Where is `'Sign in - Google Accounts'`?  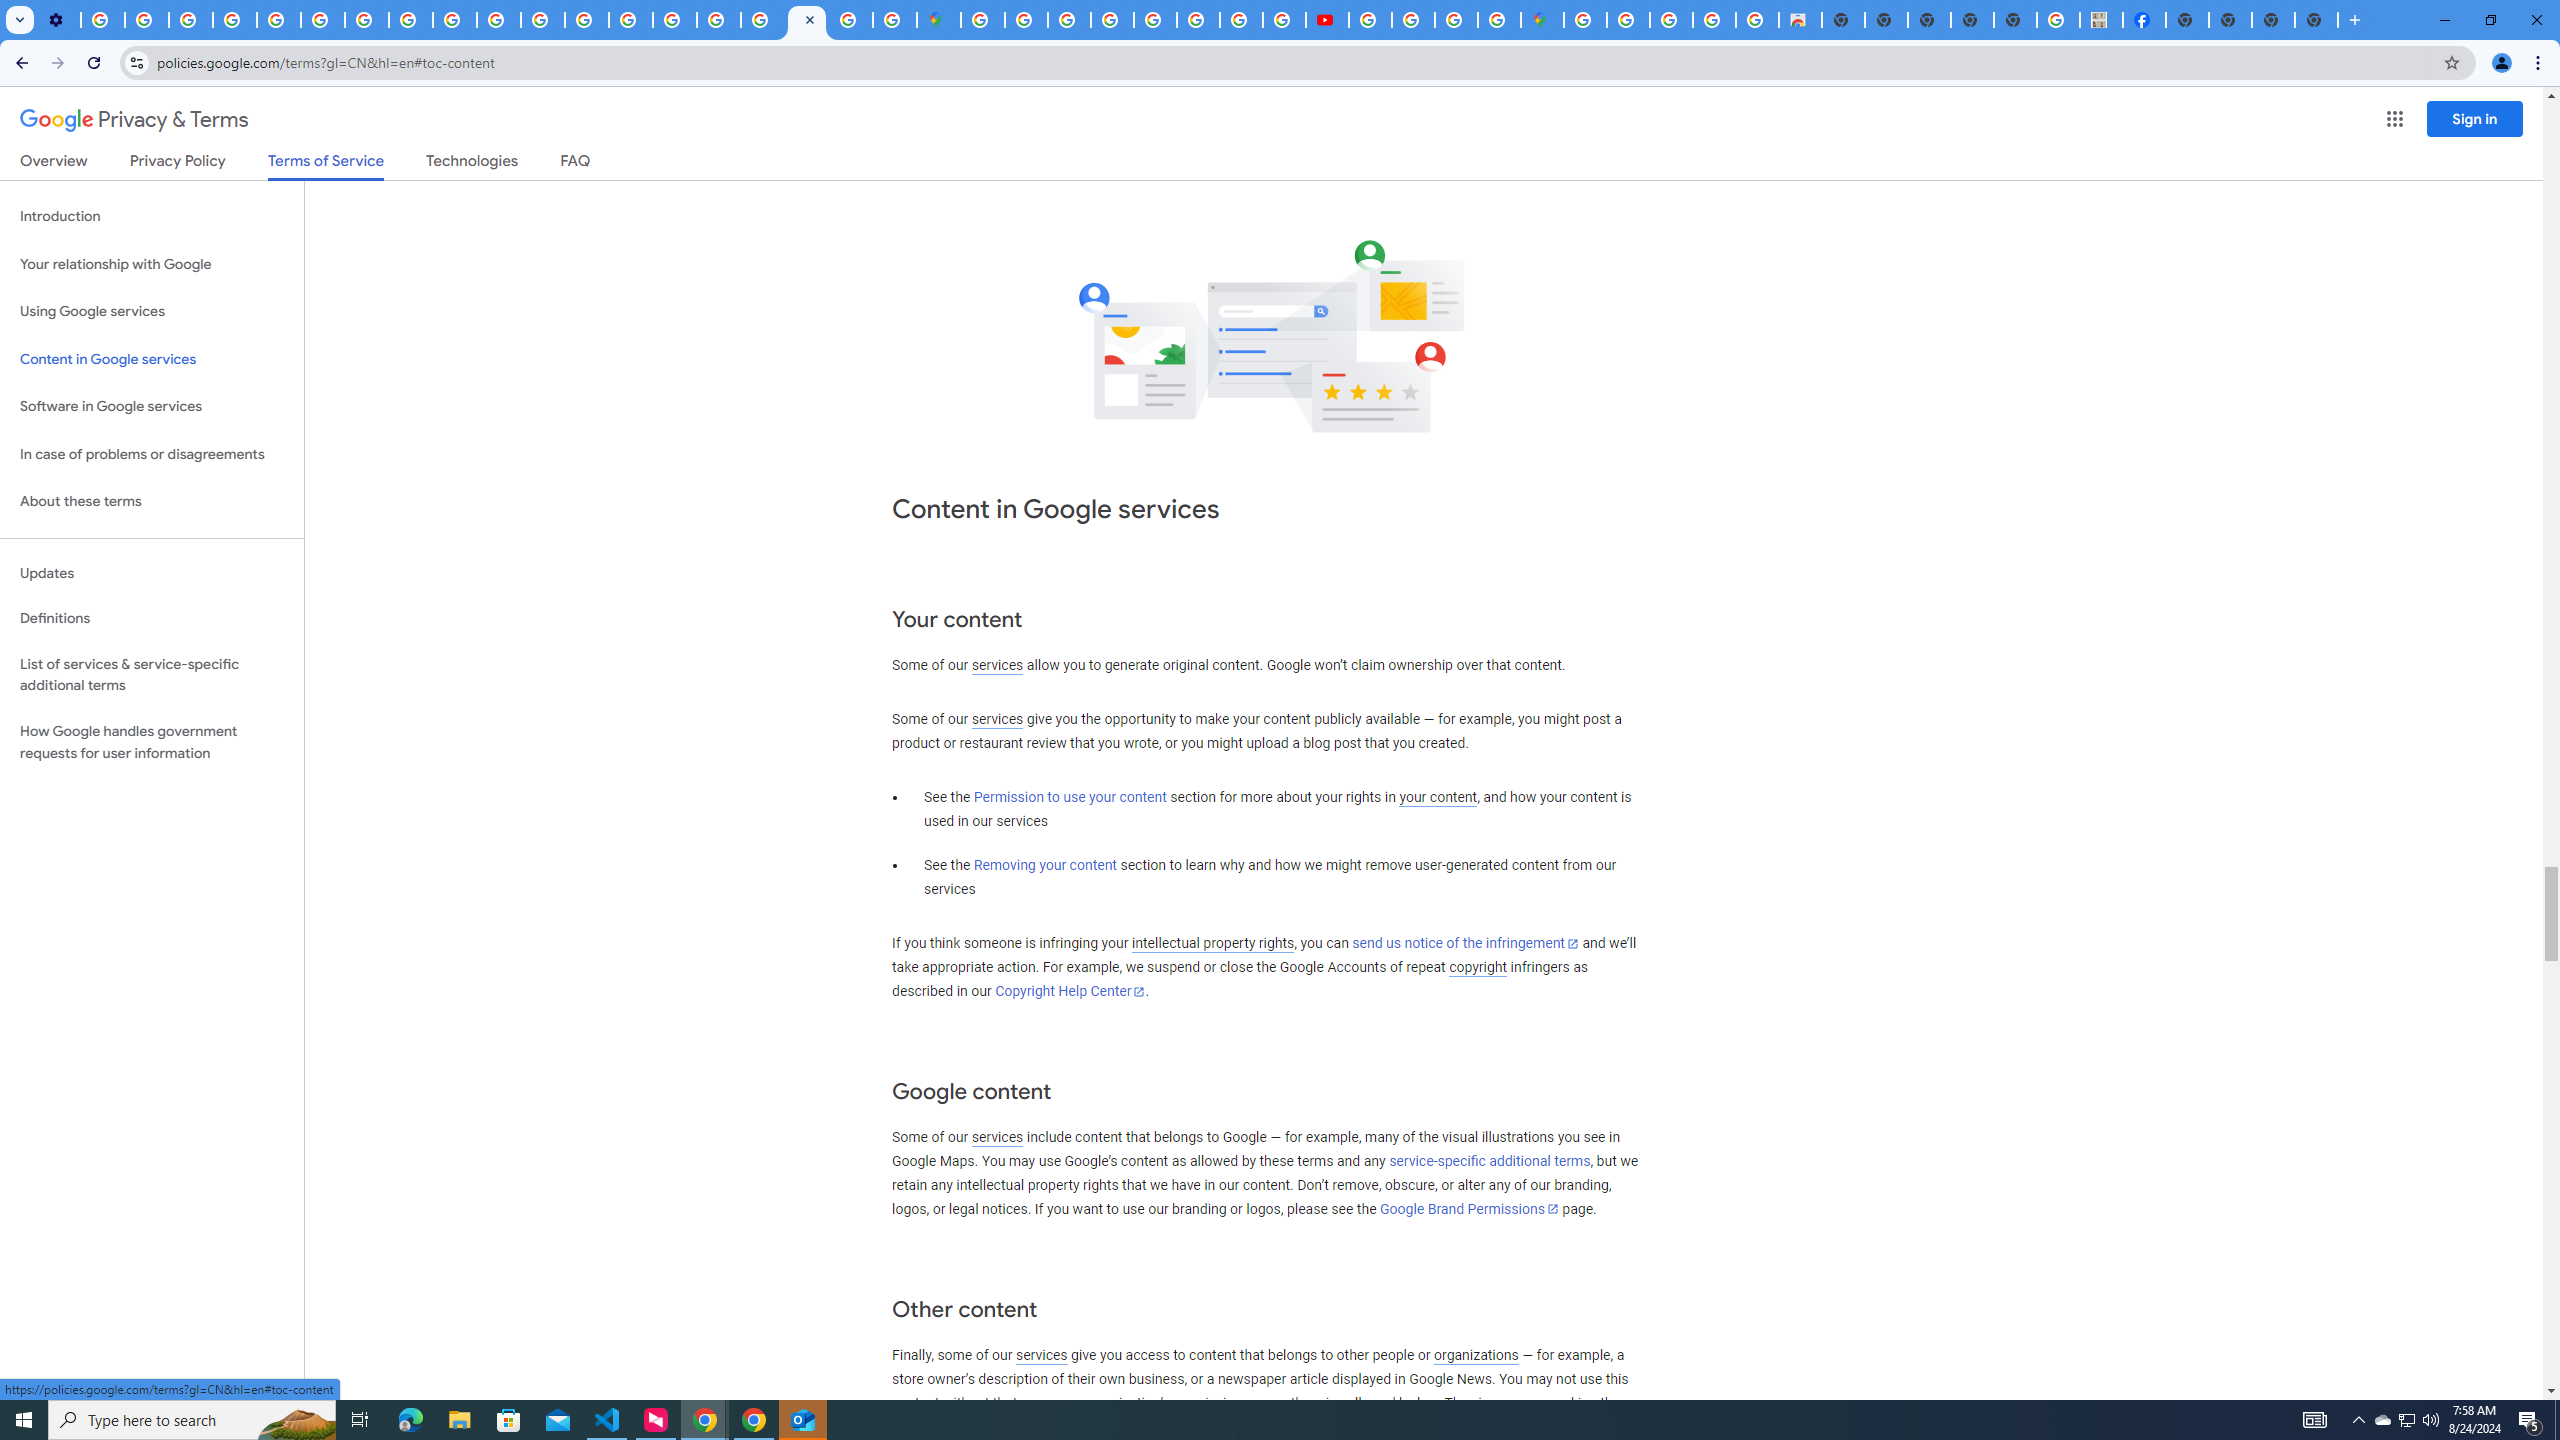 'Sign in - Google Accounts' is located at coordinates (762, 19).